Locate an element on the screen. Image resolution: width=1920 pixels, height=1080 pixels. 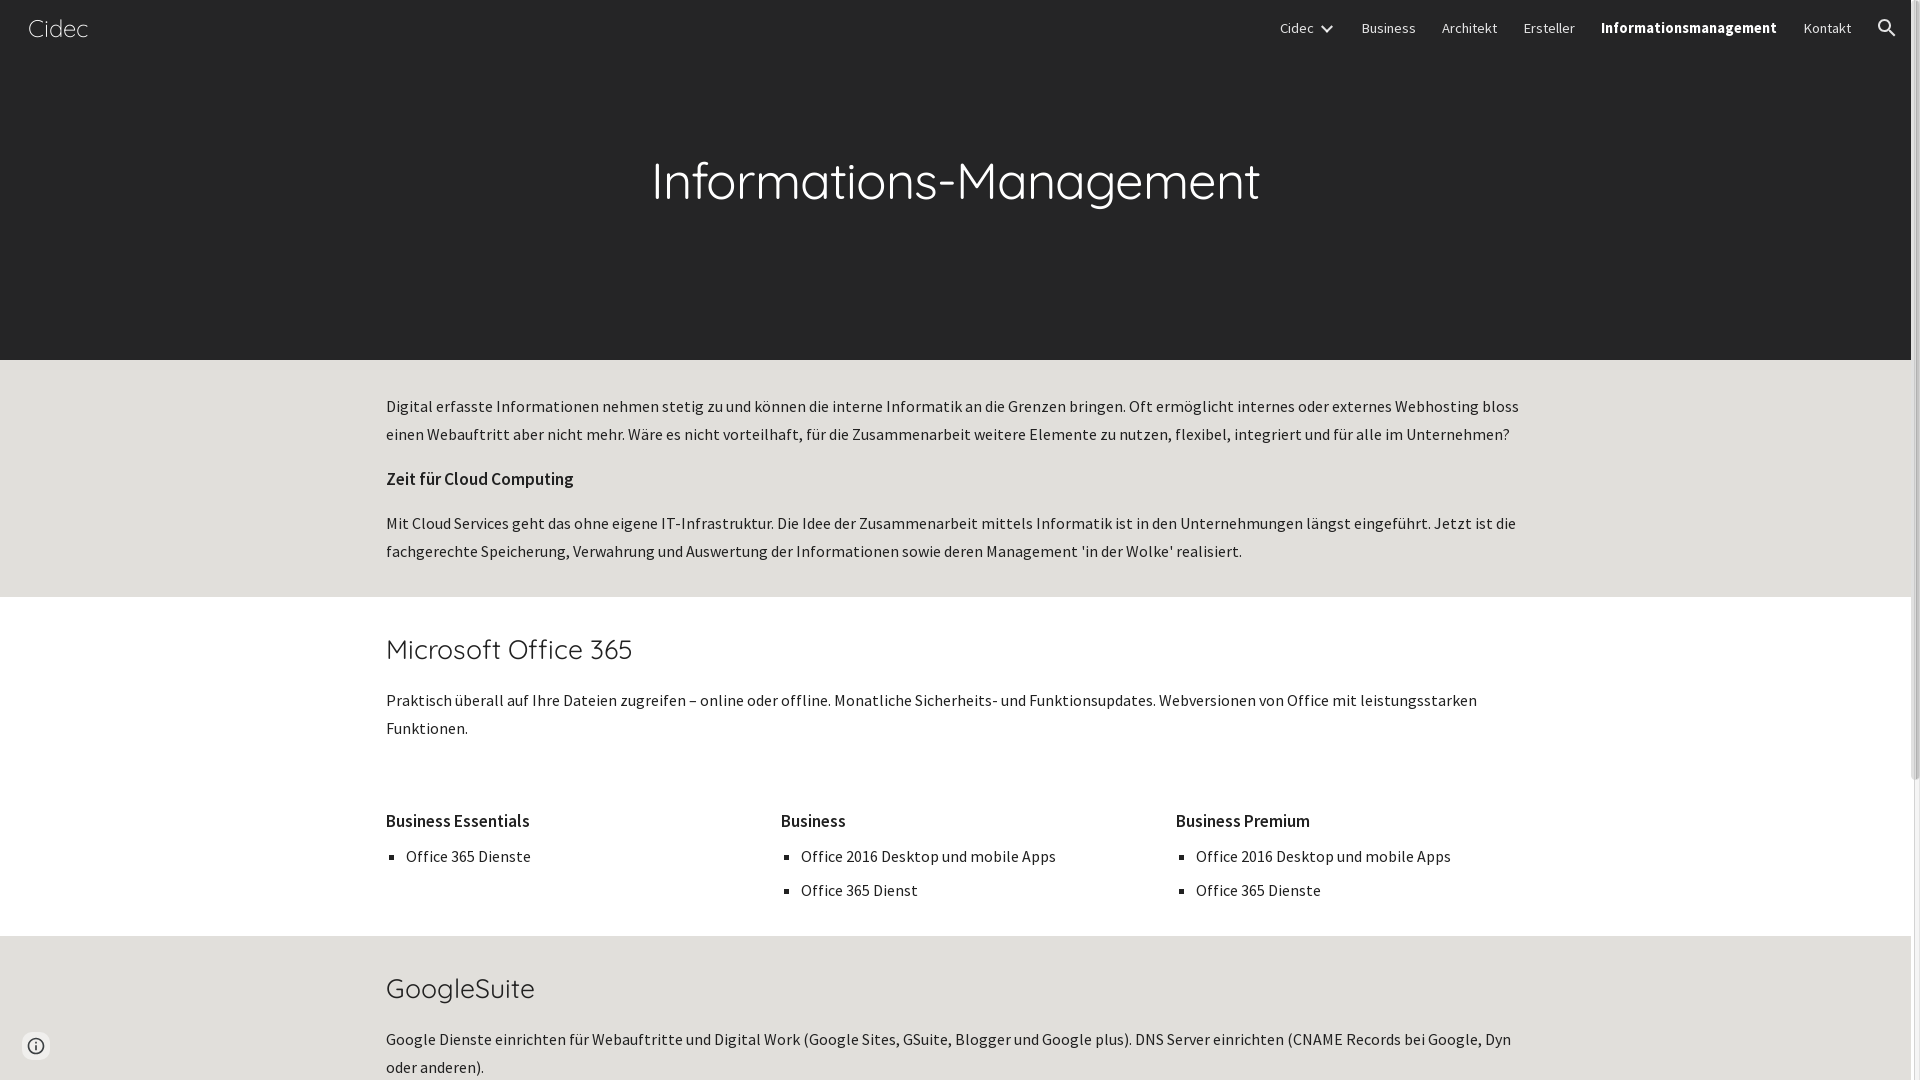
'Business' is located at coordinates (1360, 27).